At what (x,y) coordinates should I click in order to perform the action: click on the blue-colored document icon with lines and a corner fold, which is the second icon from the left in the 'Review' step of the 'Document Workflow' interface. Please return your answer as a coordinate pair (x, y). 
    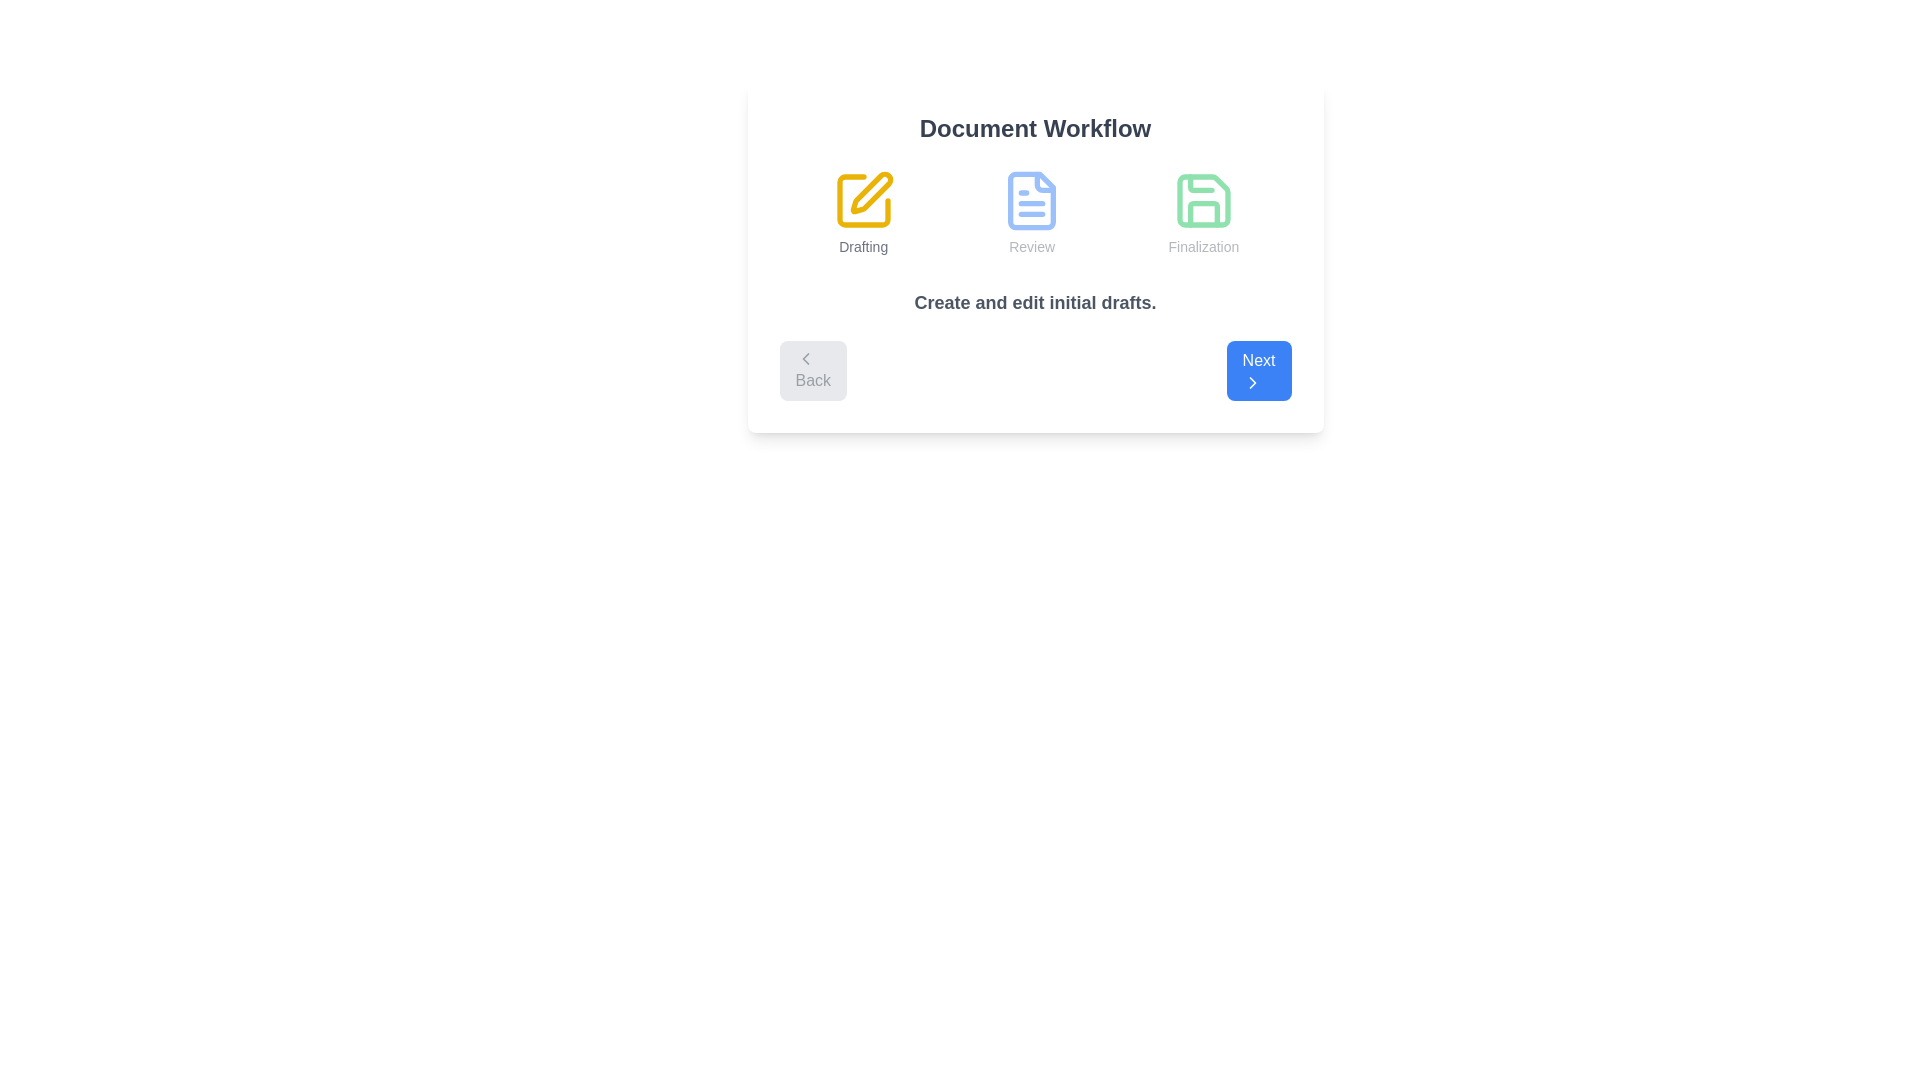
    Looking at the image, I should click on (1032, 200).